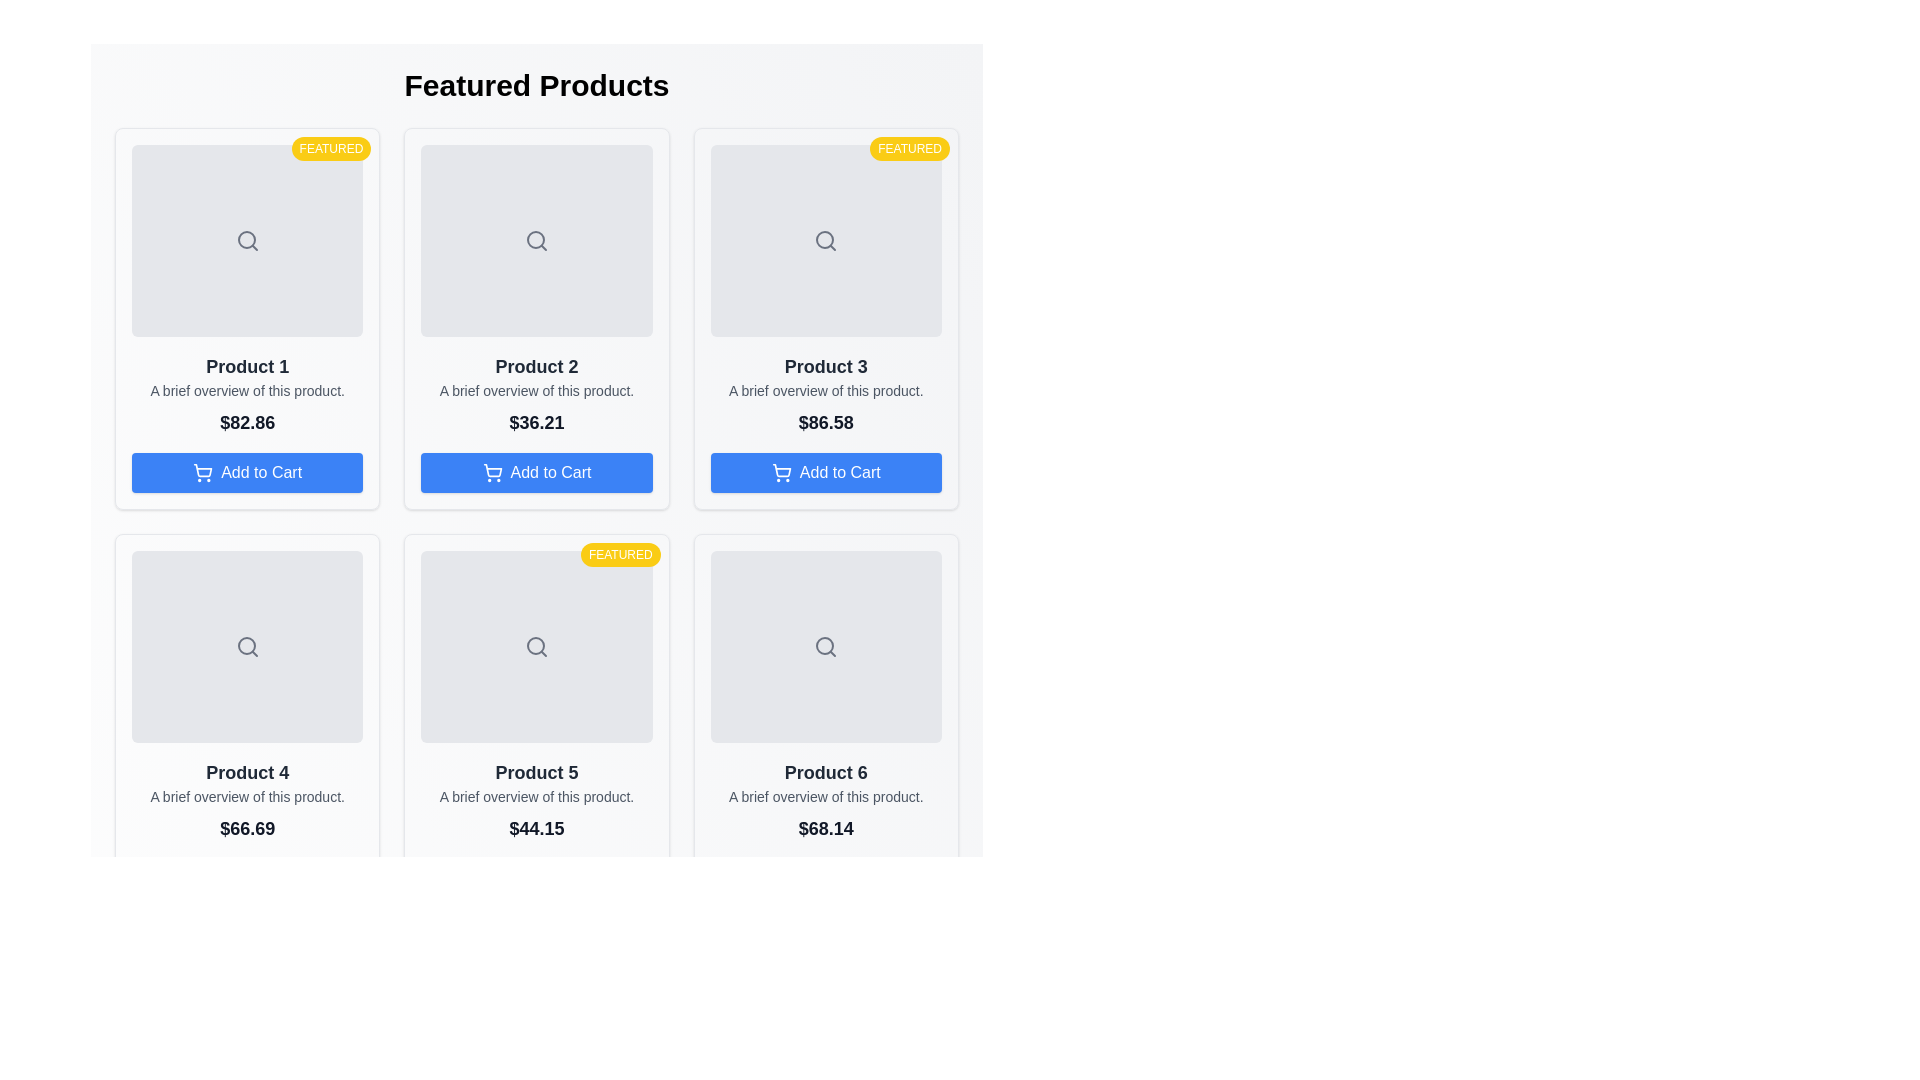 The height and width of the screenshot is (1080, 1920). What do you see at coordinates (909, 148) in the screenshot?
I see `the yellow badge labeled 'FEATURED' located at the top-right corner of Product 3's card` at bounding box center [909, 148].